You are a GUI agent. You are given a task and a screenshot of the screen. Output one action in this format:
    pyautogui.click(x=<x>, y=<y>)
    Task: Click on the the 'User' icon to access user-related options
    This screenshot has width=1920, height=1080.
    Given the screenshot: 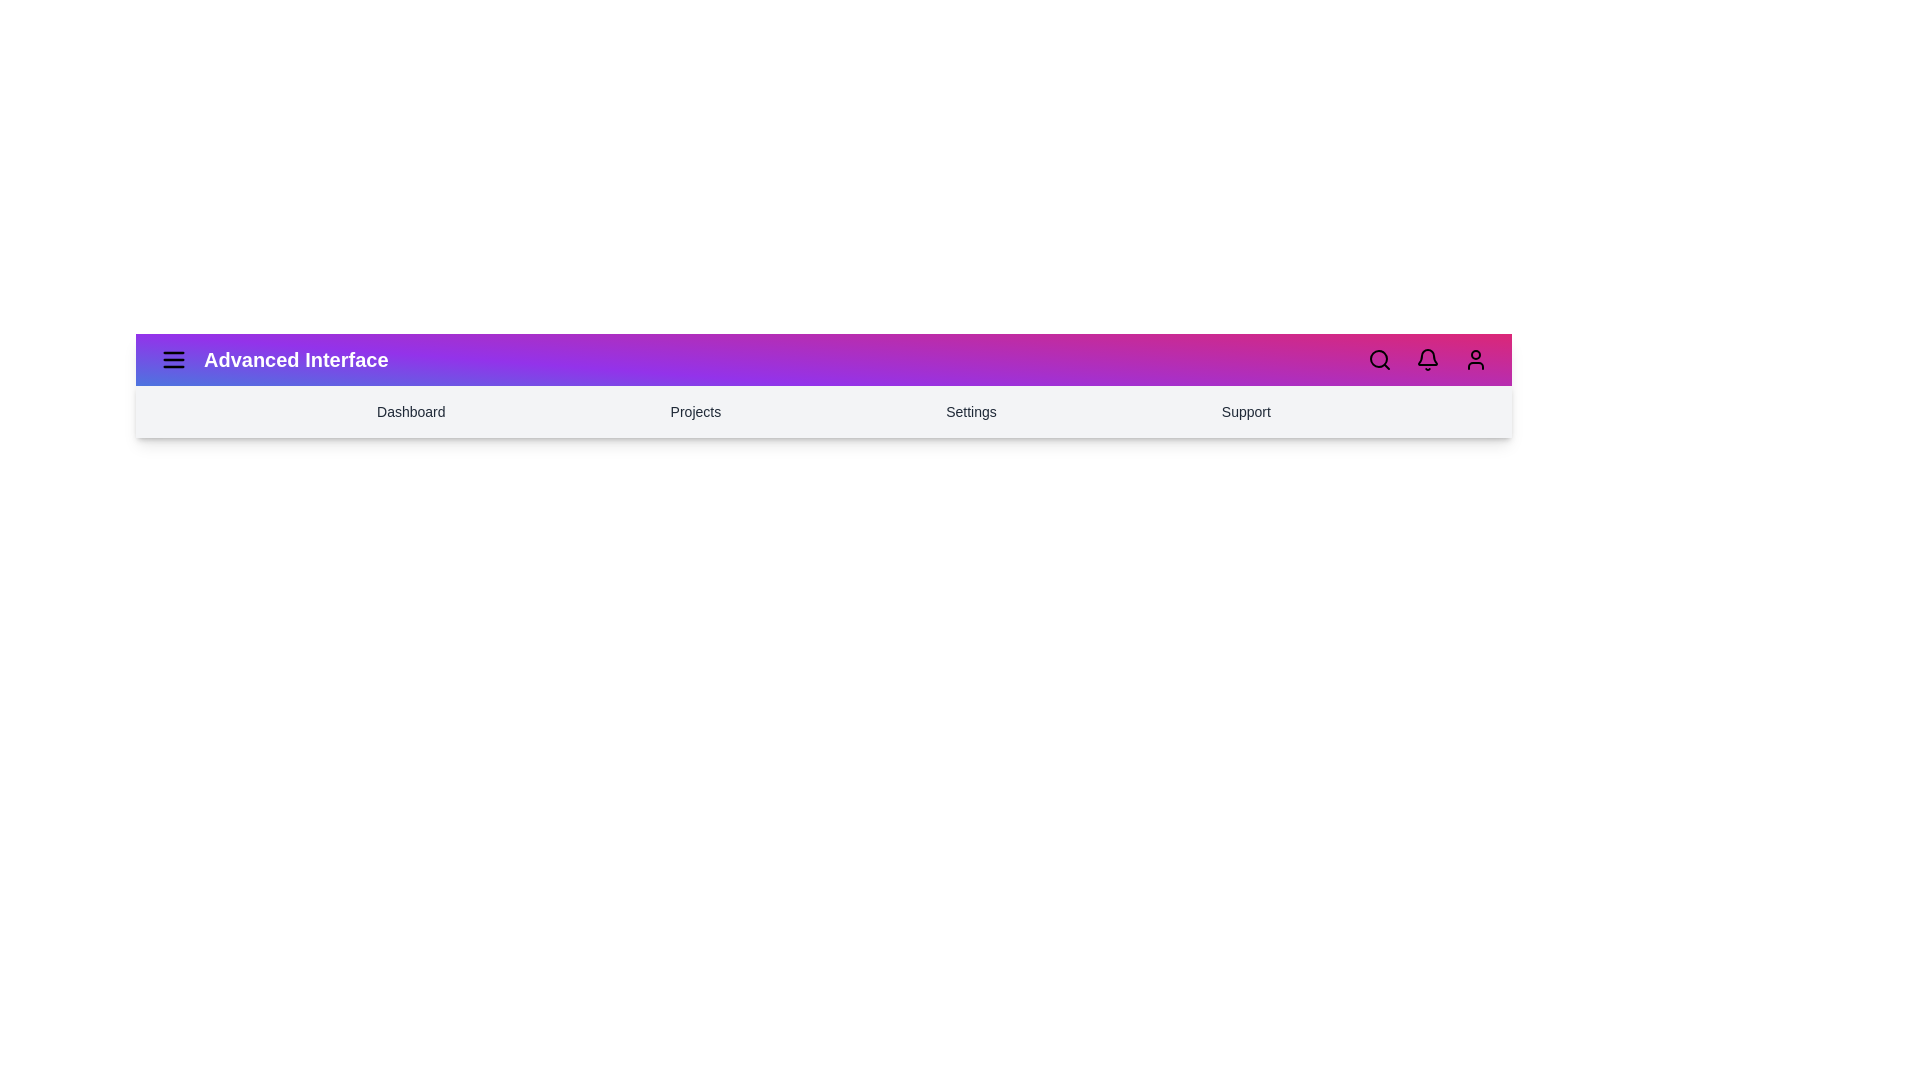 What is the action you would take?
    pyautogui.click(x=1476, y=358)
    